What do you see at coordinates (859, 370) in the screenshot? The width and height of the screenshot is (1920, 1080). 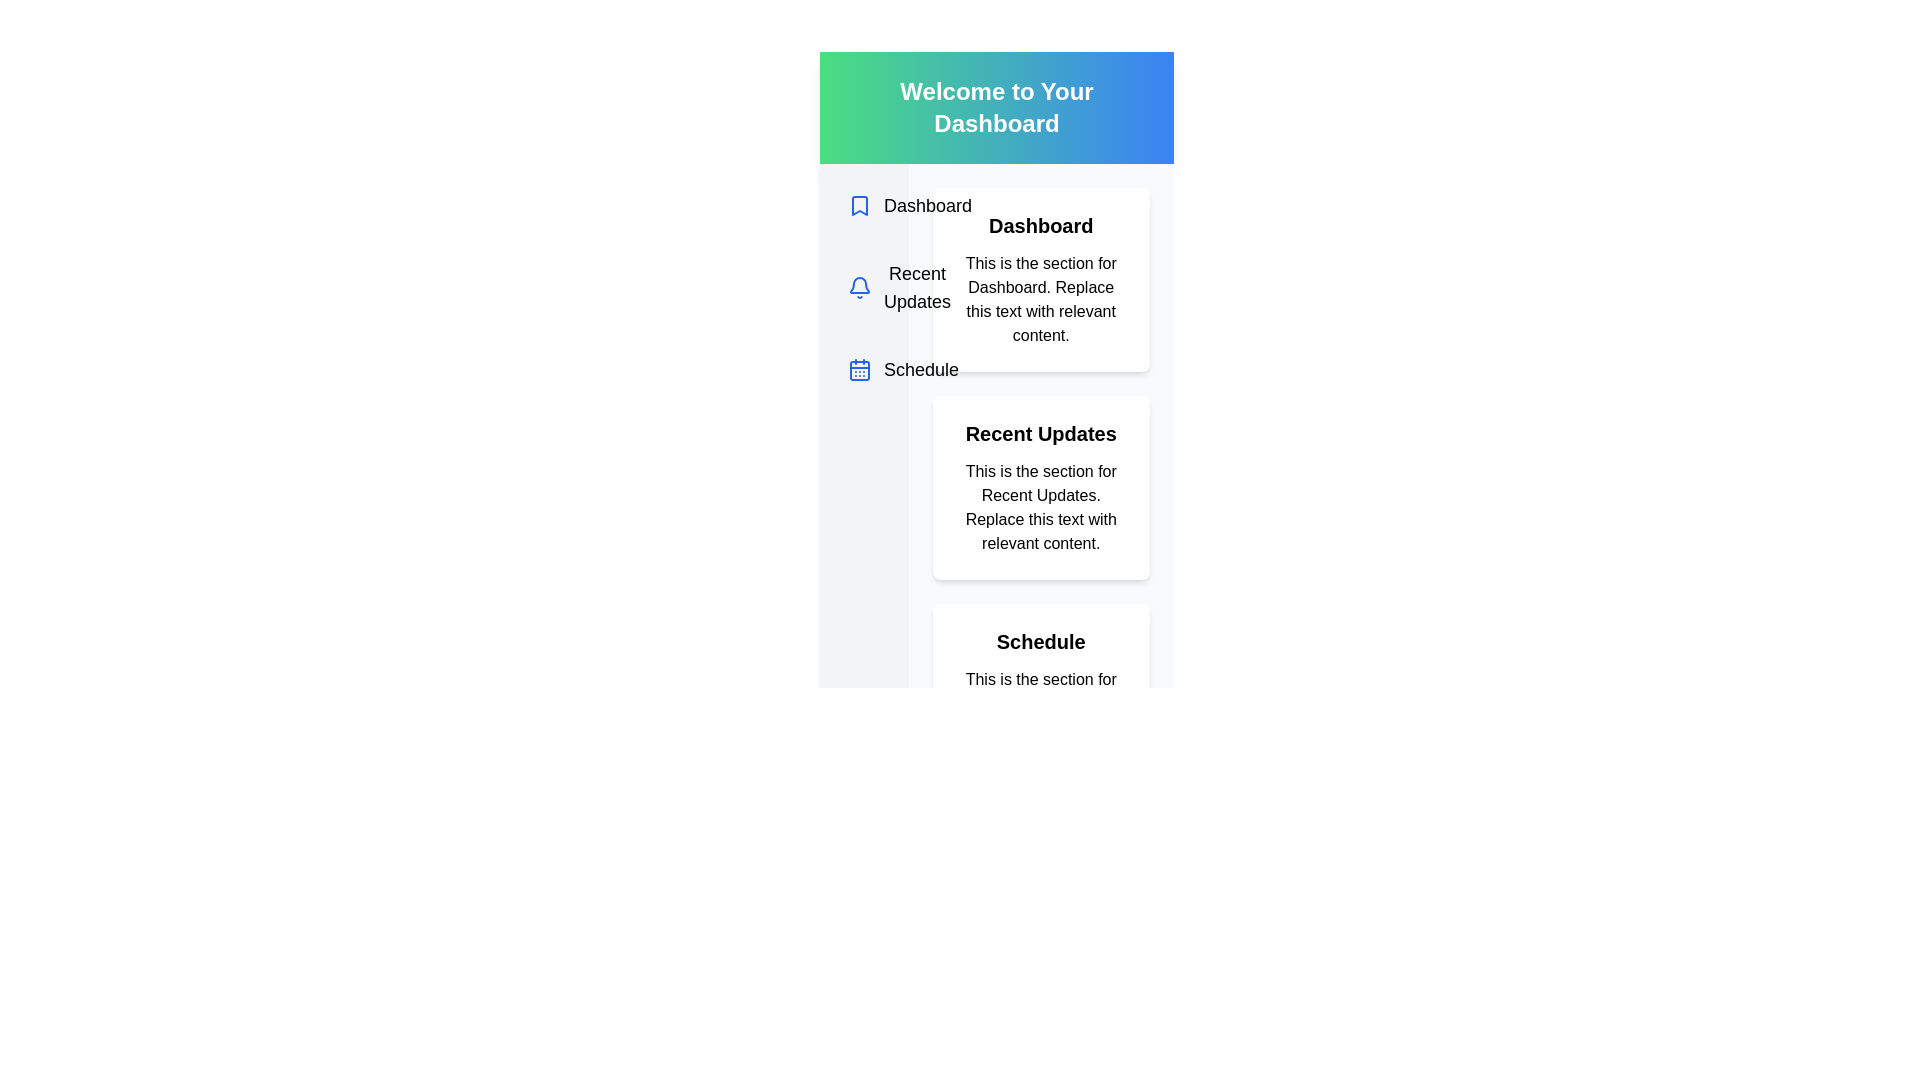 I see `the visual representation of the small square calendar icon with a blue outline located next to the 'Schedule' text in the vertical navigation list` at bounding box center [859, 370].